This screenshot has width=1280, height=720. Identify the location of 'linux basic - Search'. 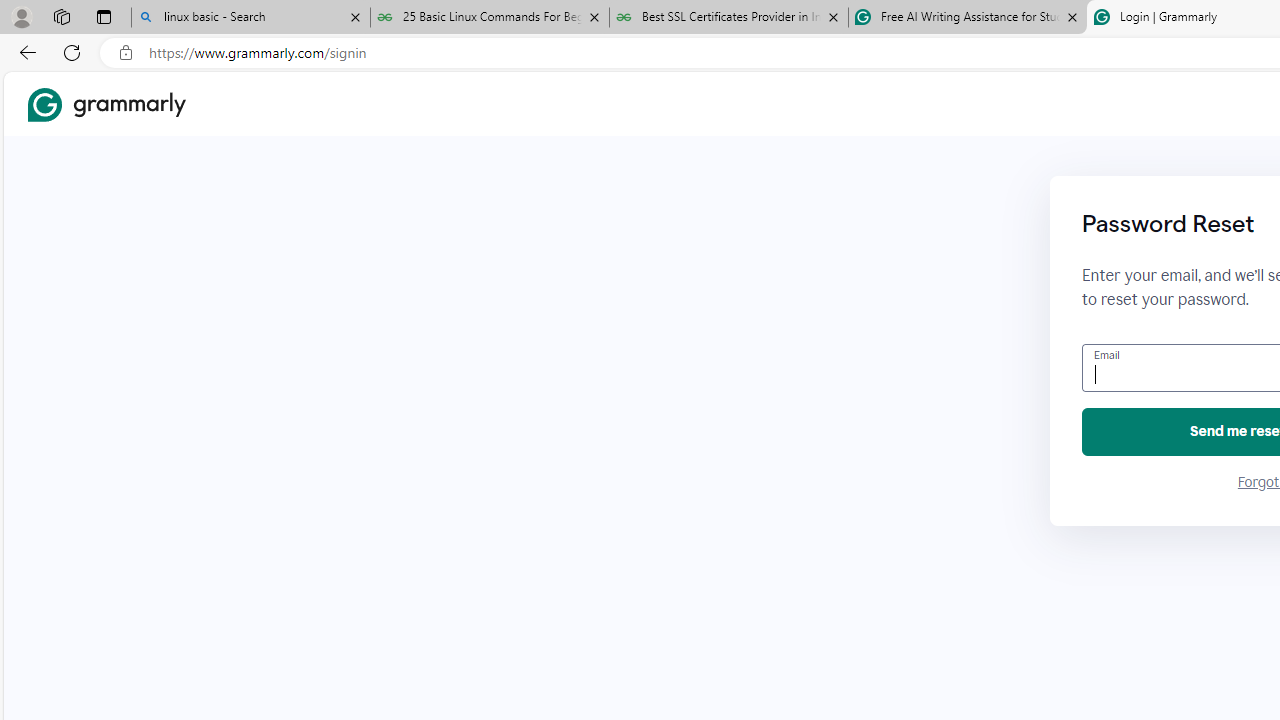
(249, 17).